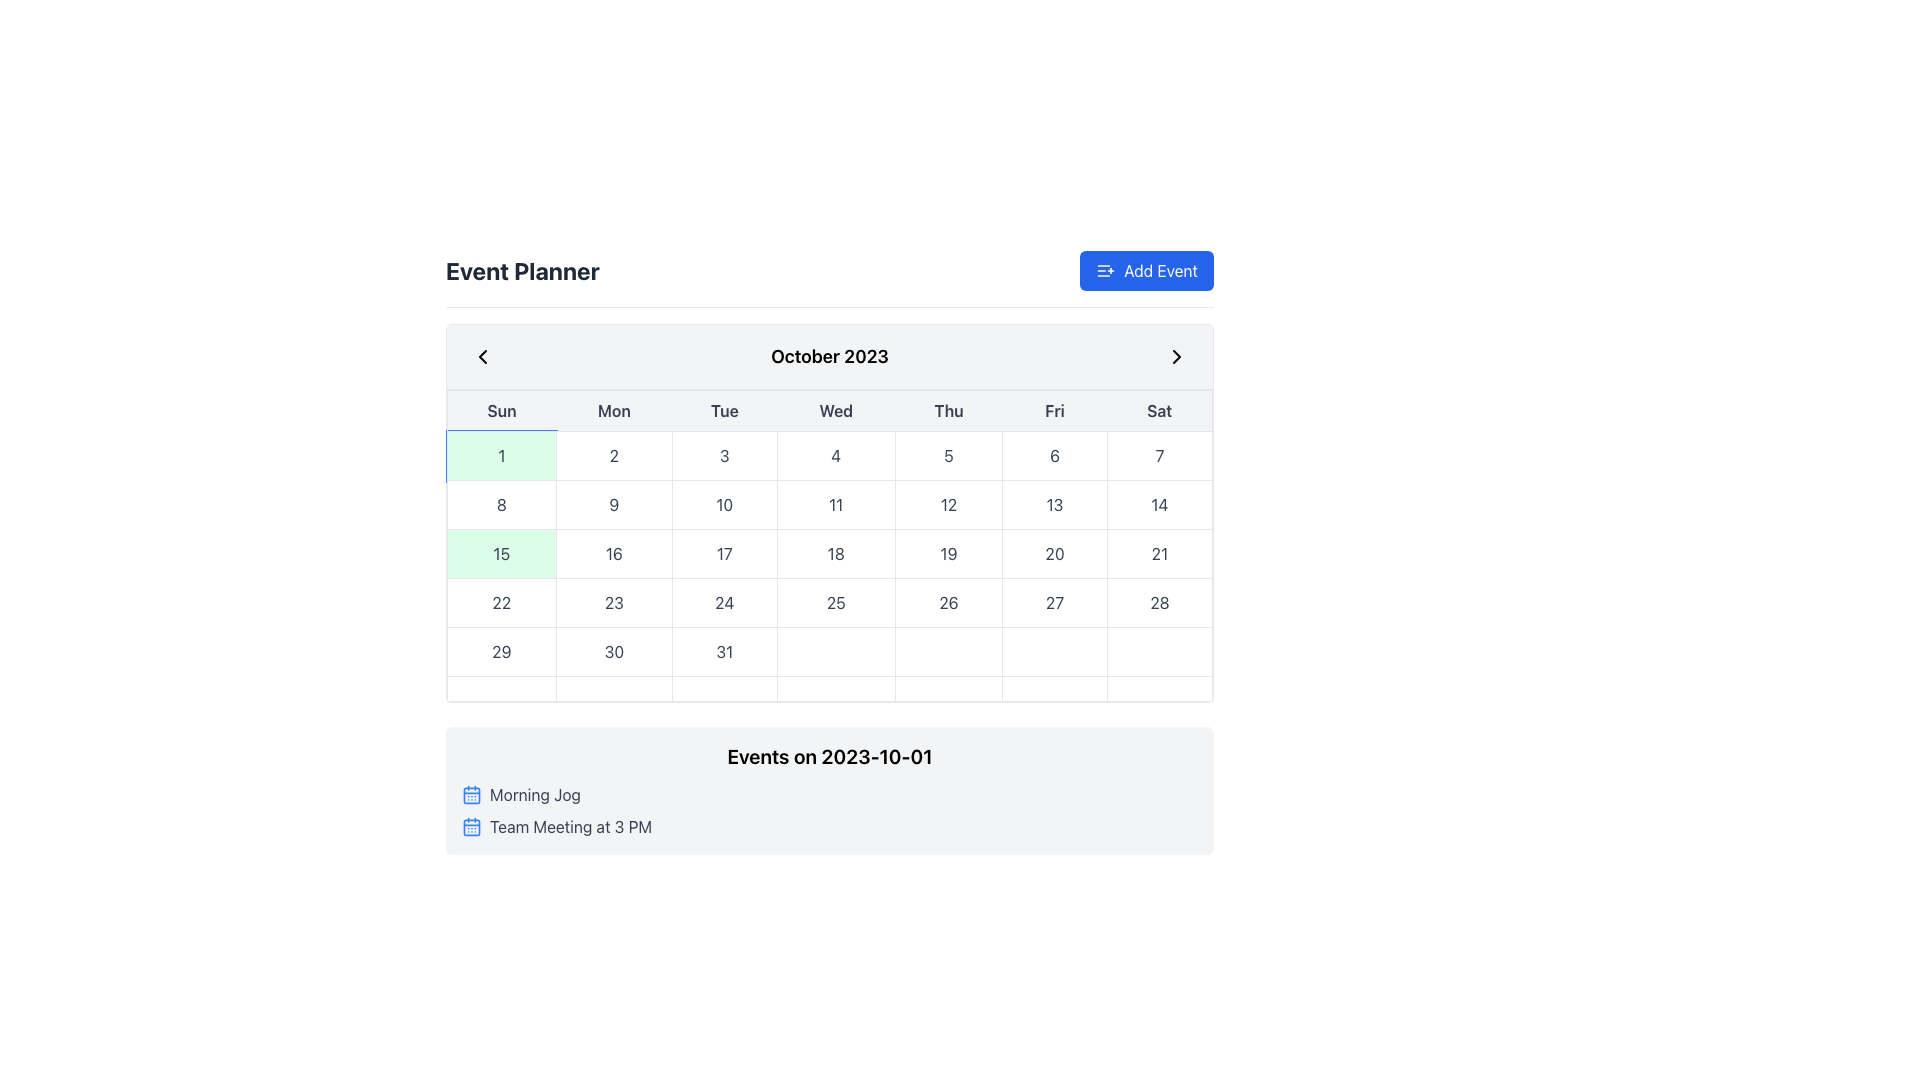  Describe the element at coordinates (836, 455) in the screenshot. I see `the interactive calendar date cell representing Wednesday, October 4th, 2023` at that location.